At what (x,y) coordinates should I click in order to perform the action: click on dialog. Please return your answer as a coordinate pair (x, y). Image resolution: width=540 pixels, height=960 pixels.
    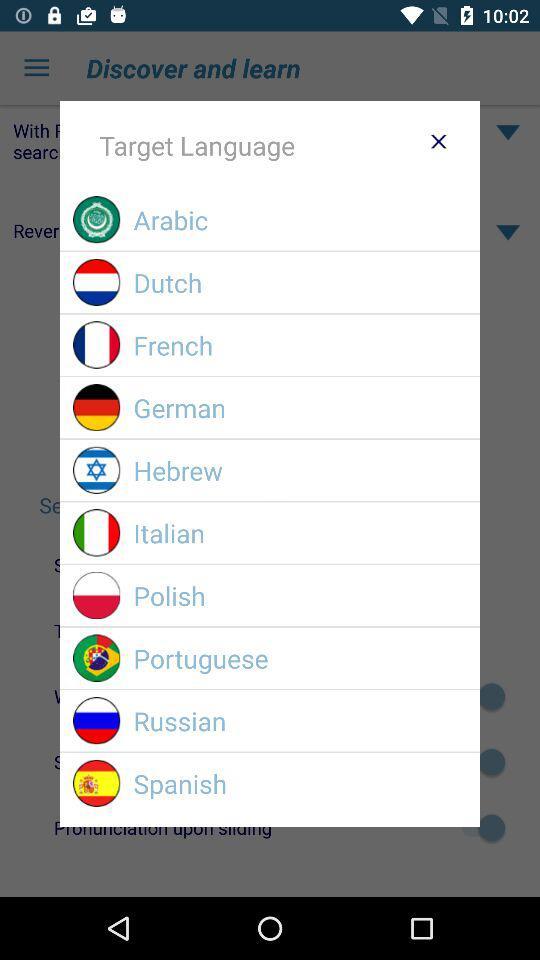
    Looking at the image, I should click on (437, 140).